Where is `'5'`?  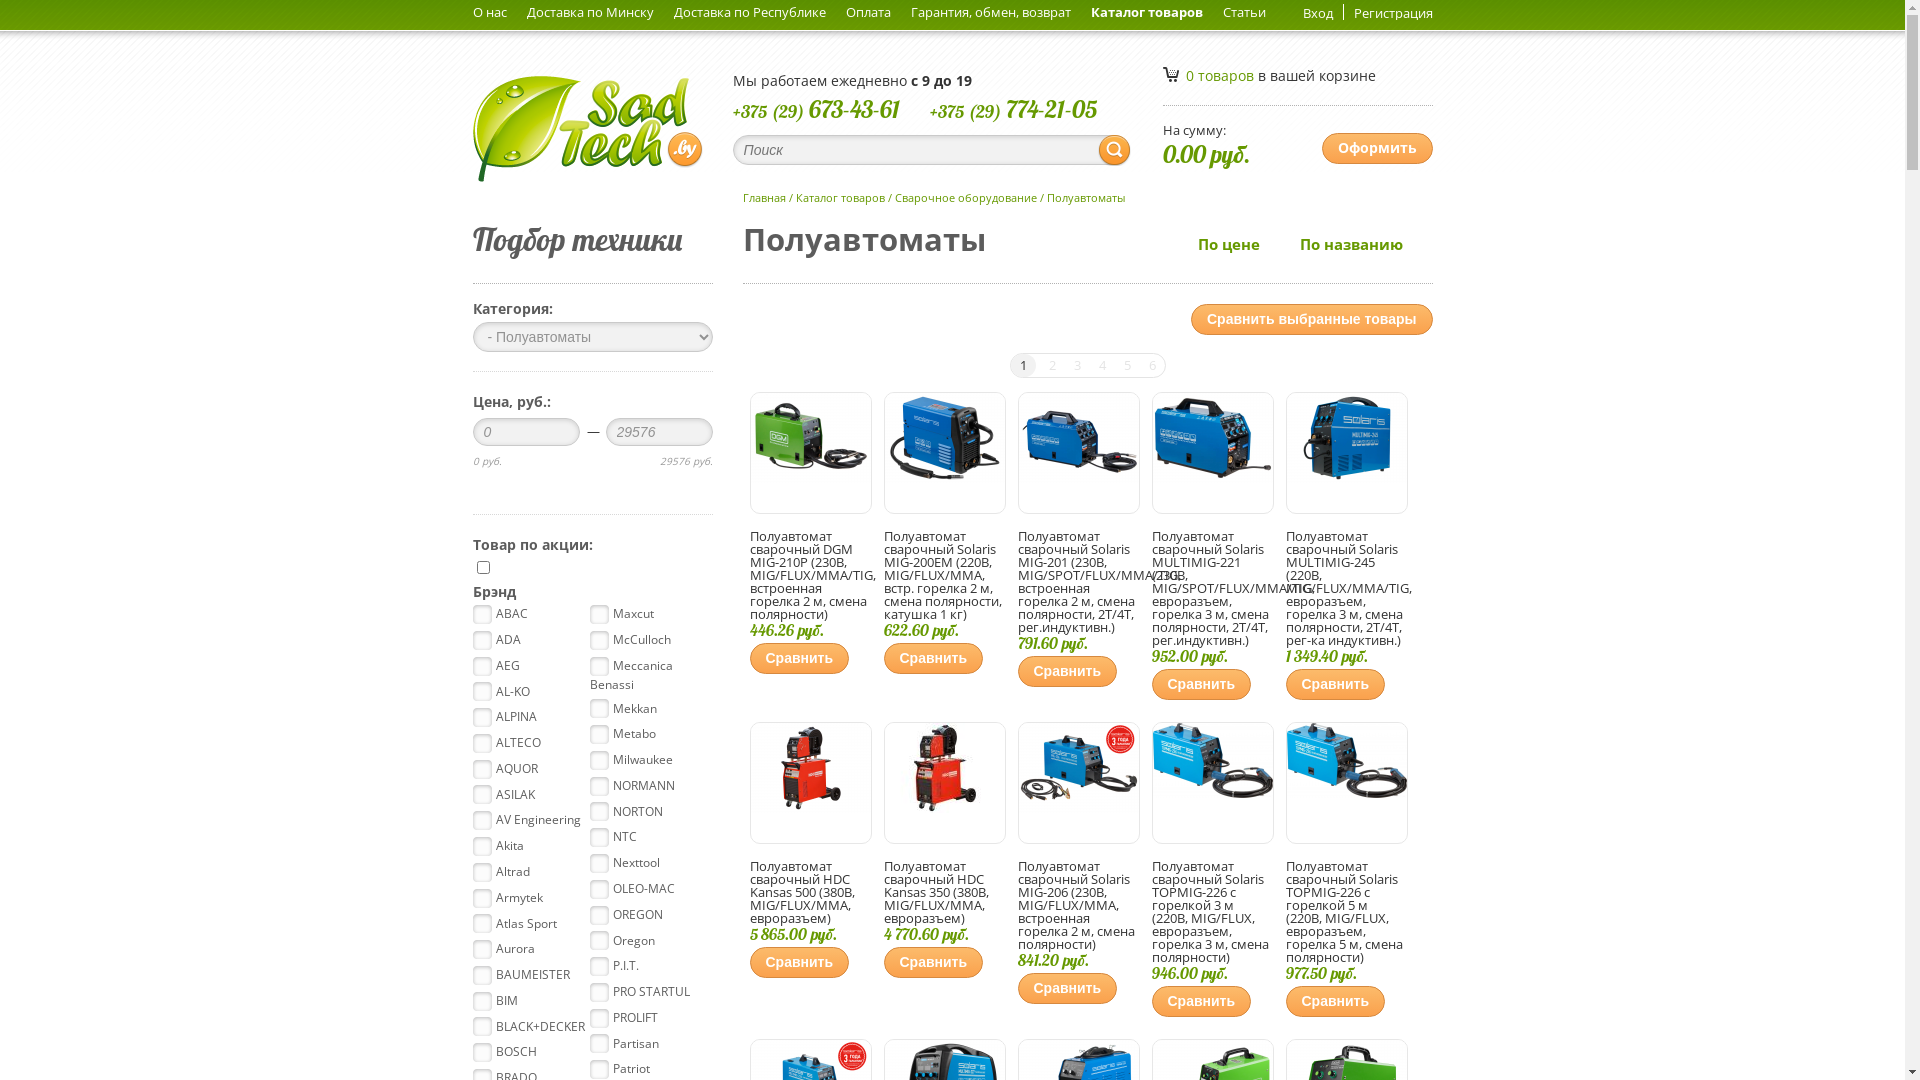 '5' is located at coordinates (1126, 365).